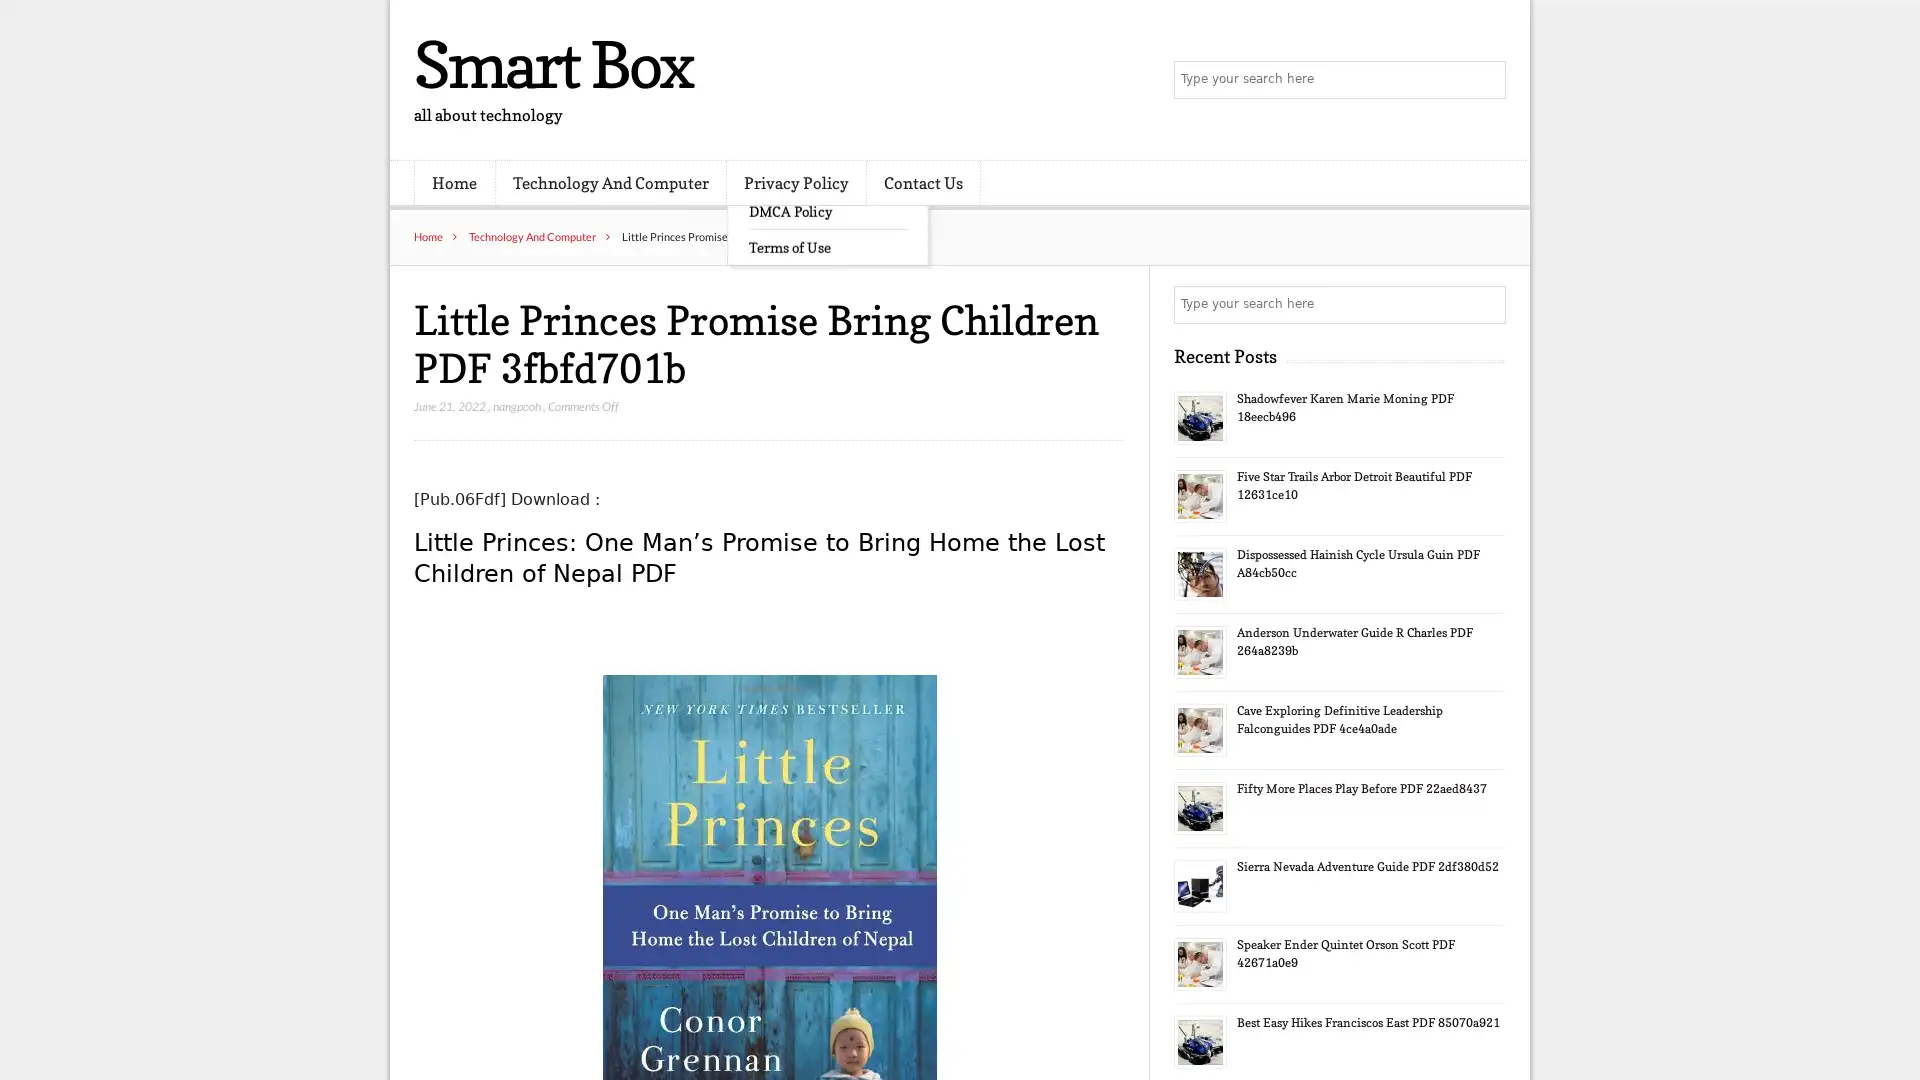 This screenshot has width=1920, height=1080. What do you see at coordinates (1485, 80) in the screenshot?
I see `Search` at bounding box center [1485, 80].